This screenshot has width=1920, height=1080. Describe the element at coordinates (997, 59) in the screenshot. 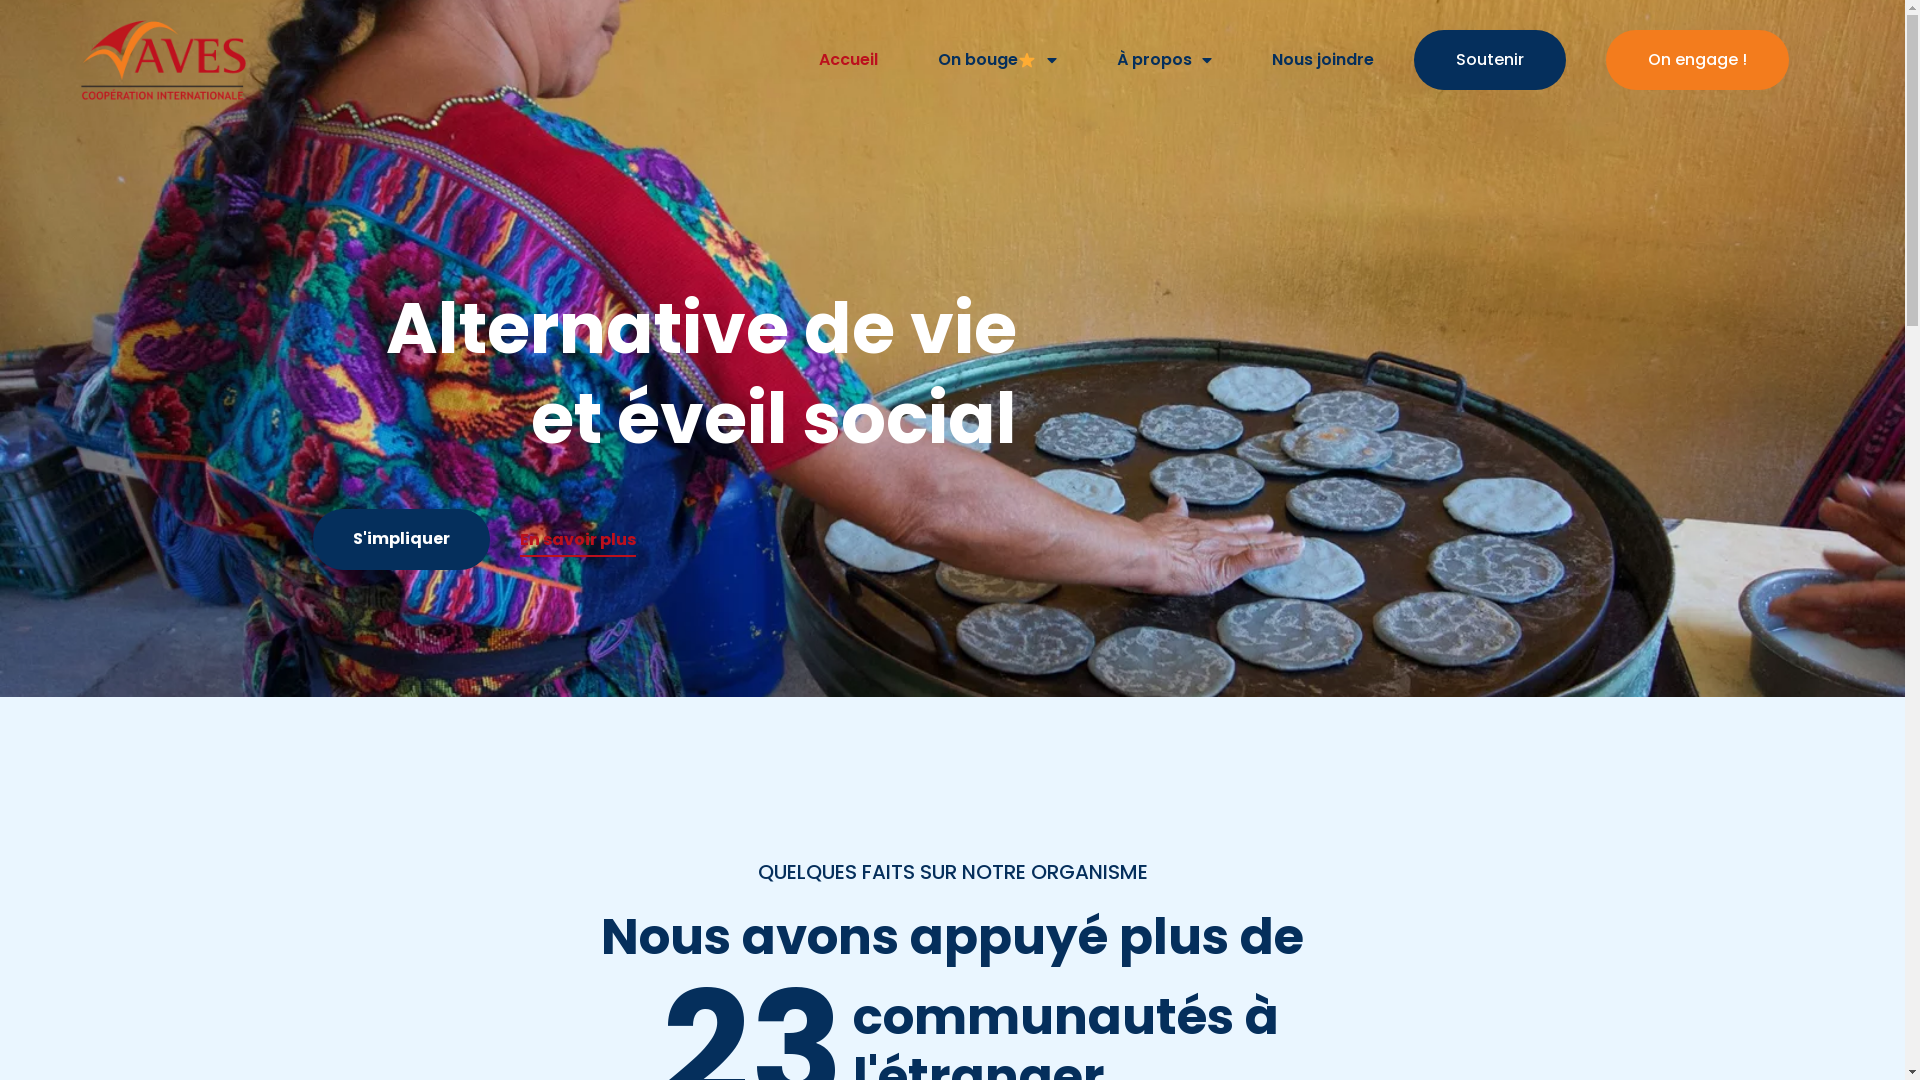

I see `'On bouge'` at that location.